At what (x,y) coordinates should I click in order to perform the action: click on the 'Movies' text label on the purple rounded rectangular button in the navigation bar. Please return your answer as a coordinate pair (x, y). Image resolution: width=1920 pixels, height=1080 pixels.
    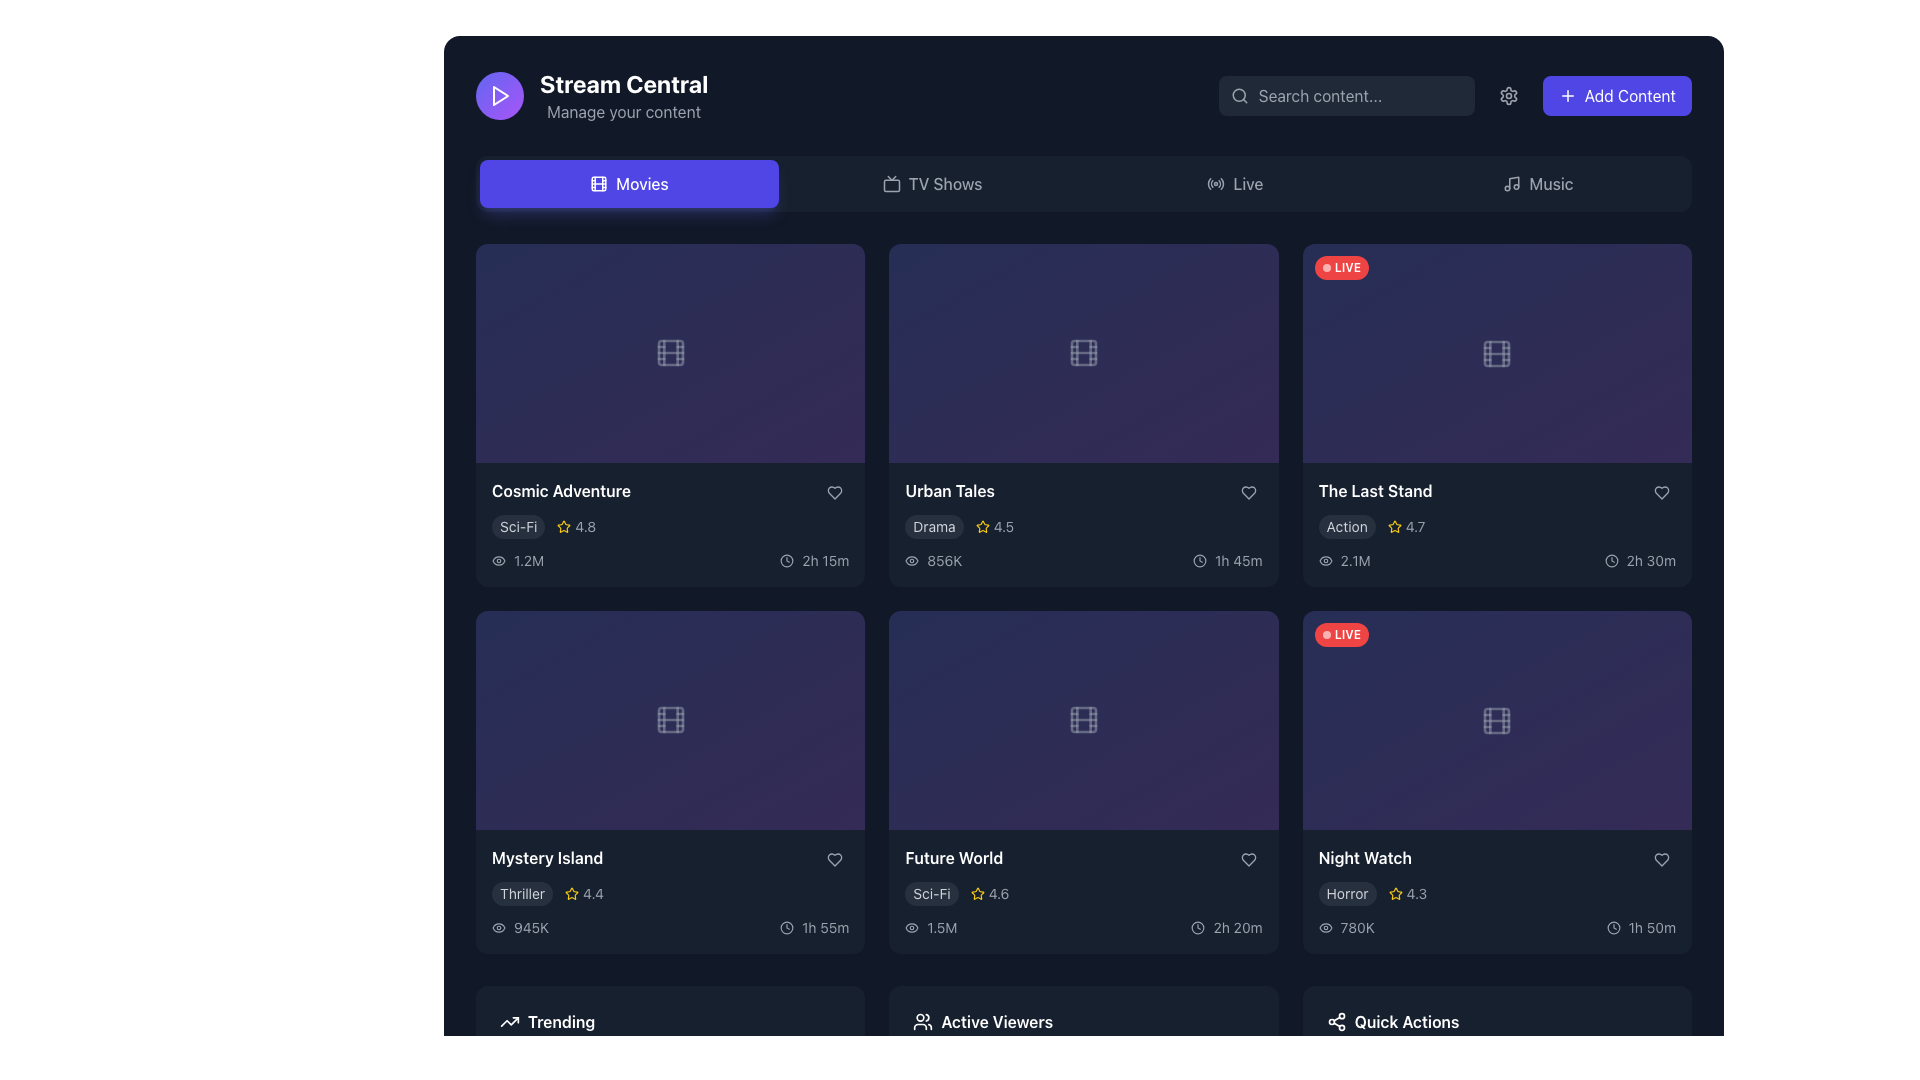
    Looking at the image, I should click on (642, 184).